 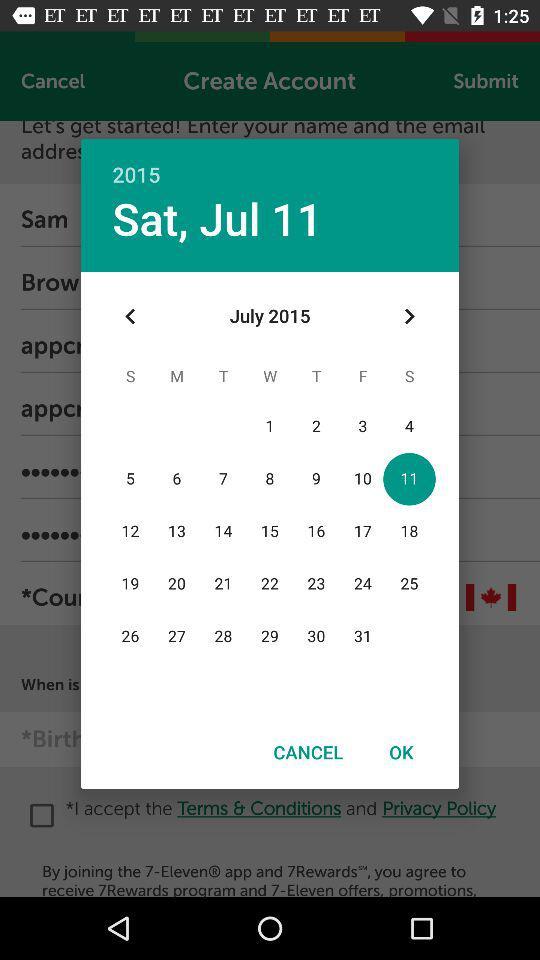 What do you see at coordinates (270, 162) in the screenshot?
I see `item above sat, jul 11 icon` at bounding box center [270, 162].